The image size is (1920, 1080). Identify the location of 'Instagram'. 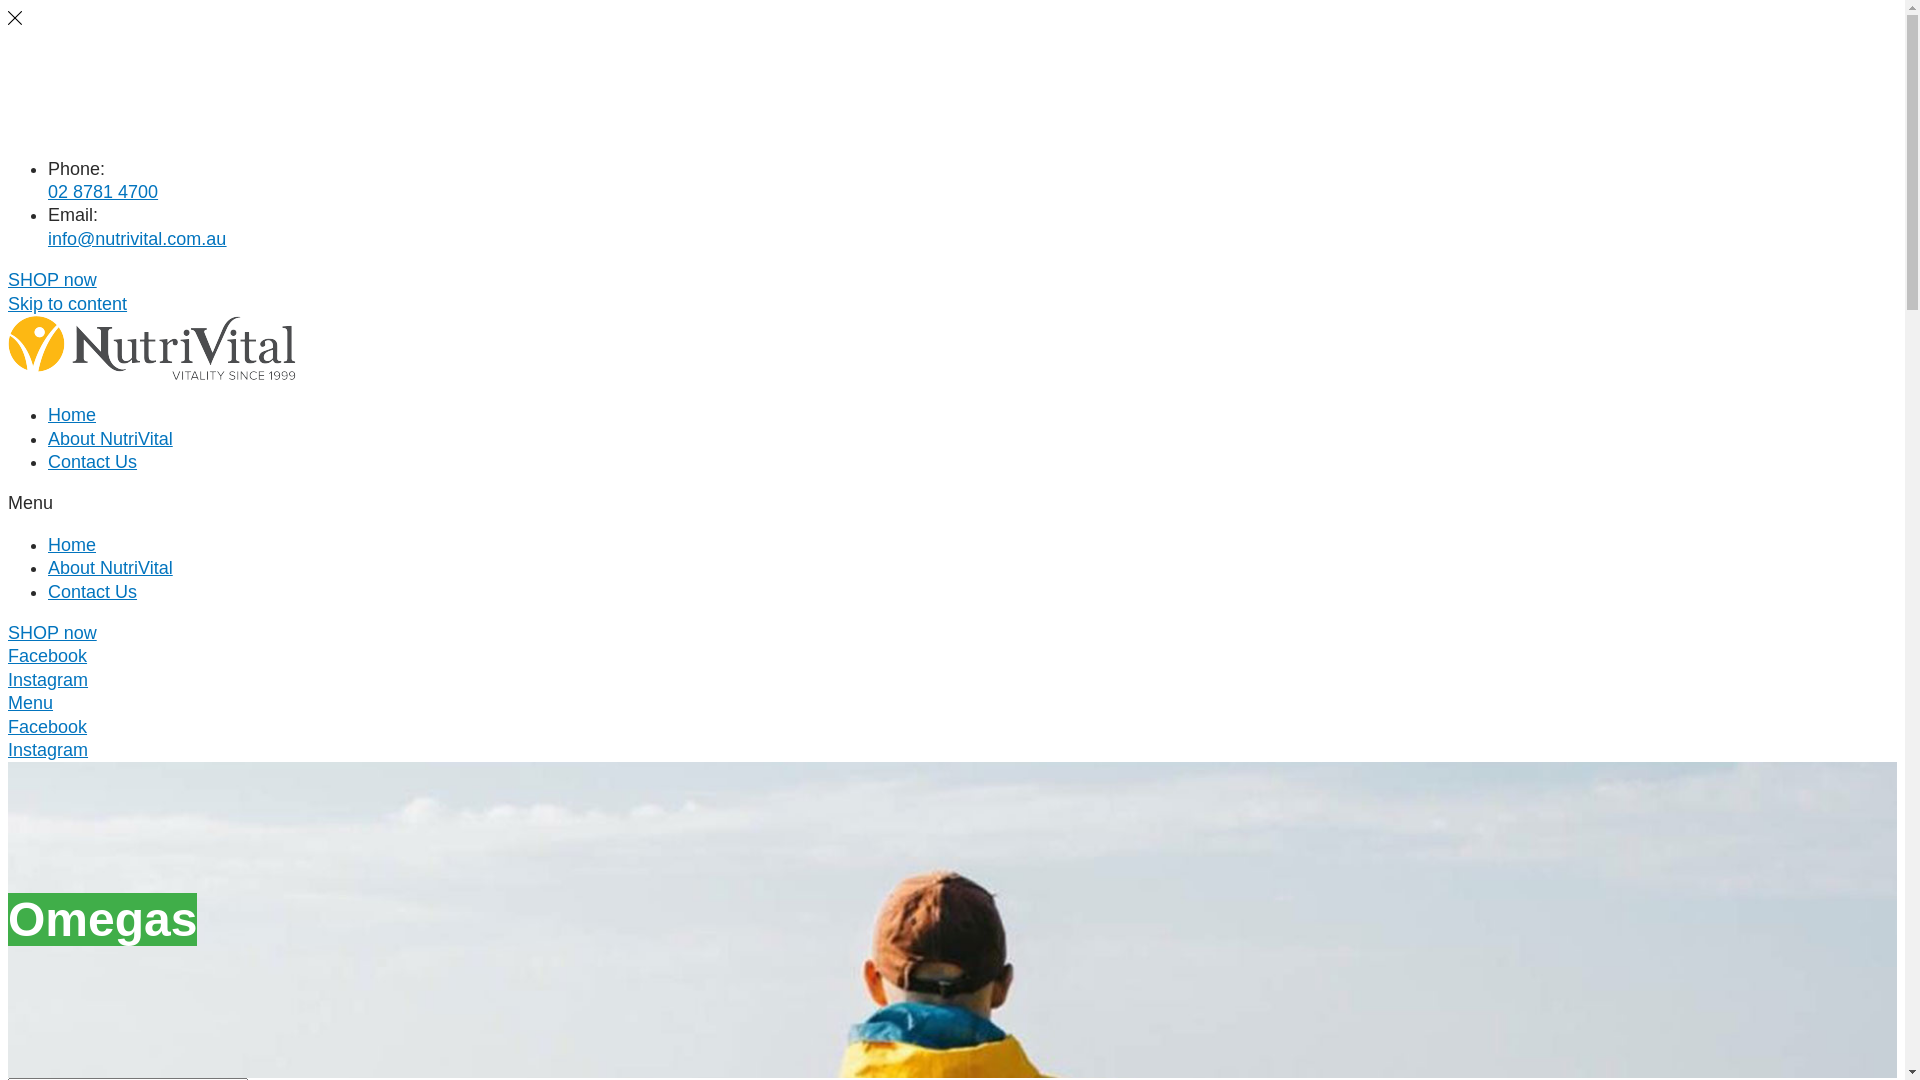
(48, 678).